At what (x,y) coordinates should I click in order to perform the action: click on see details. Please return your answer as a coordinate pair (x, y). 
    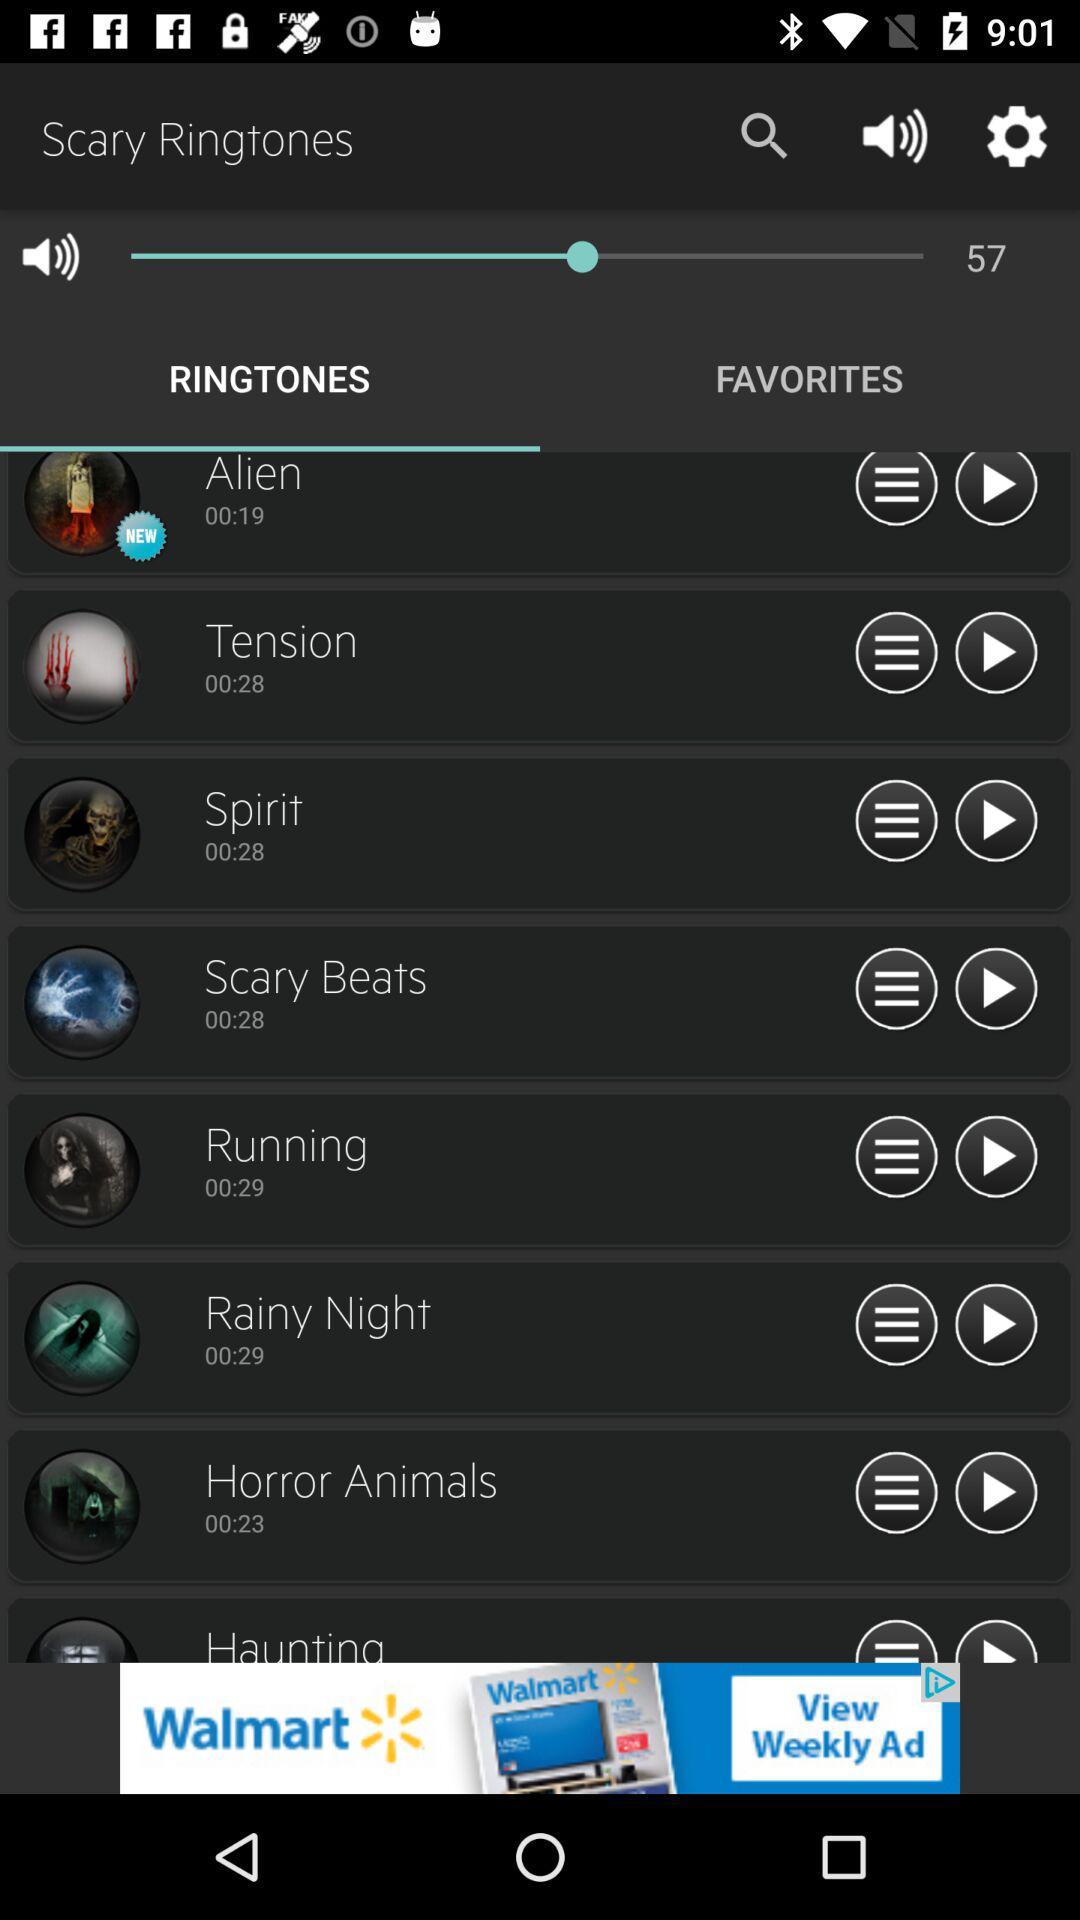
    Looking at the image, I should click on (895, 1325).